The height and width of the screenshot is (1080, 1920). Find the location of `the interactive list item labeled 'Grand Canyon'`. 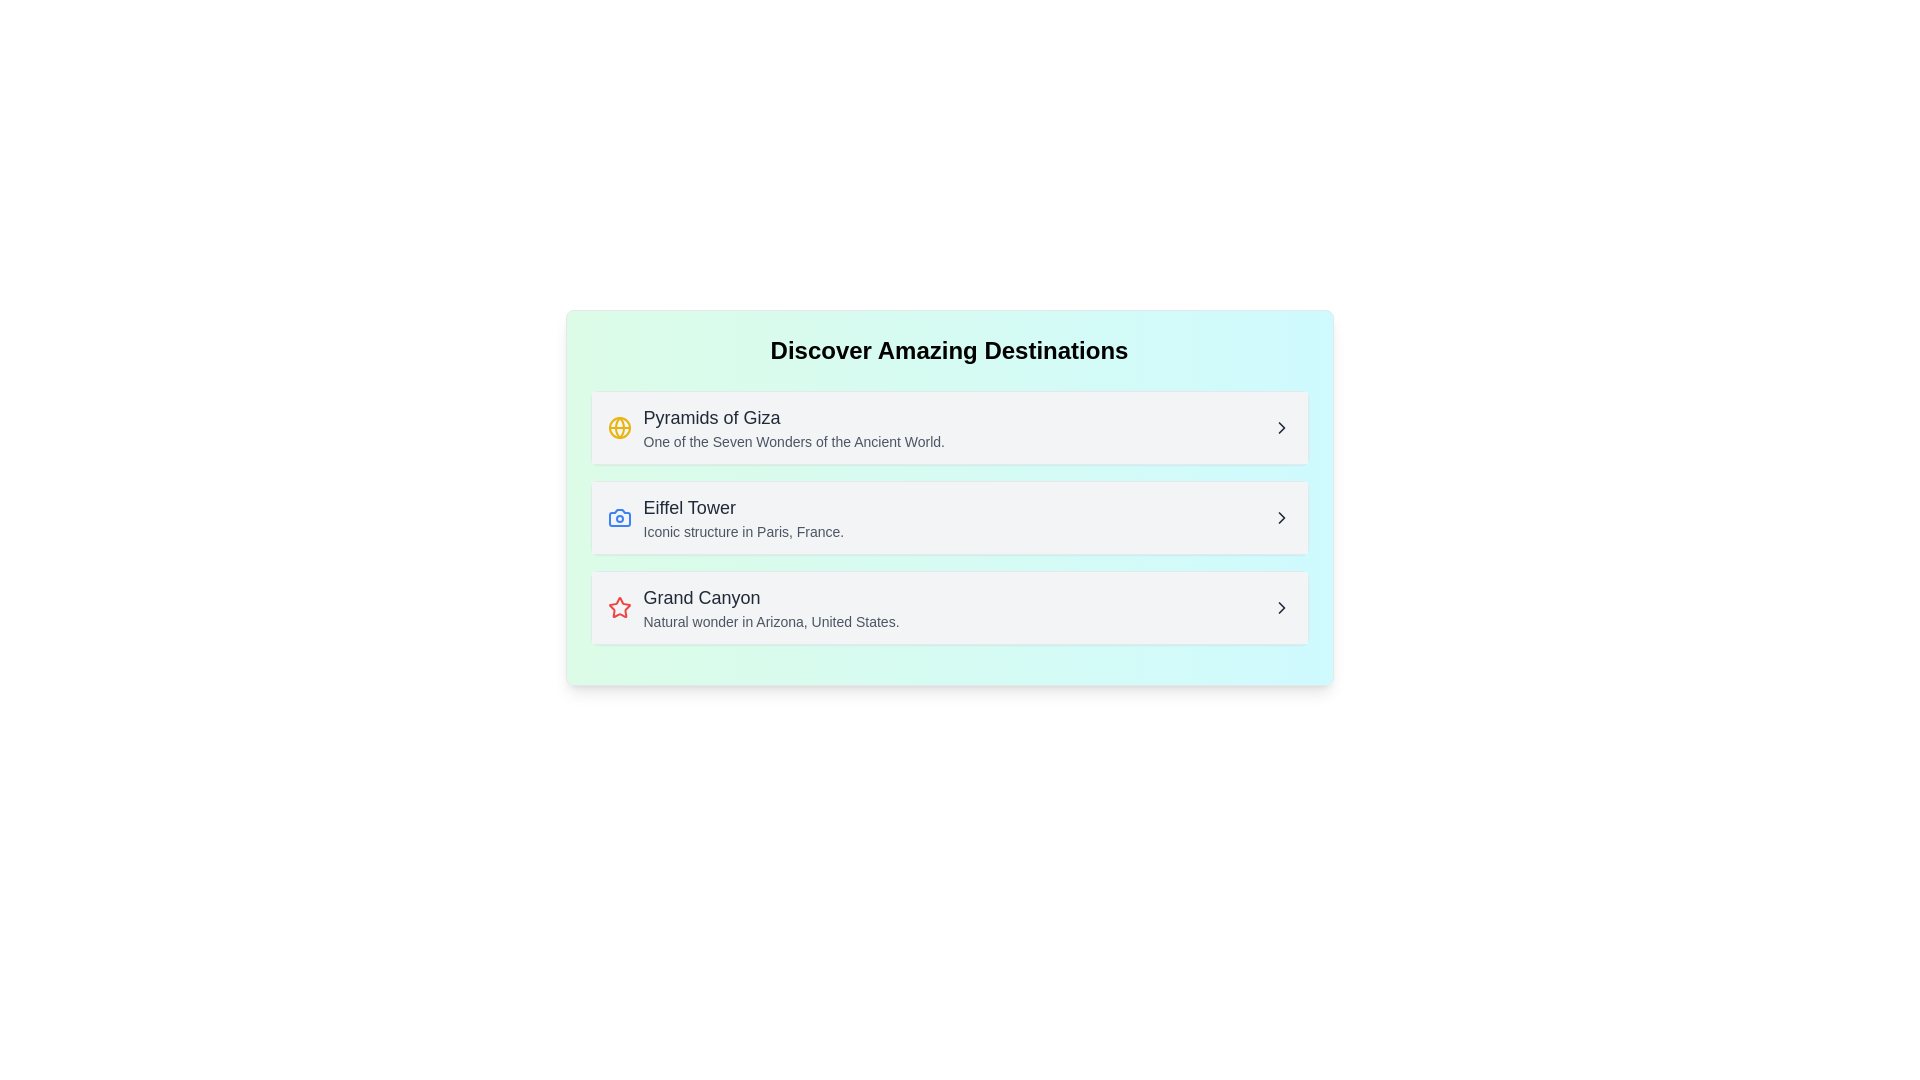

the interactive list item labeled 'Grand Canyon' is located at coordinates (948, 607).